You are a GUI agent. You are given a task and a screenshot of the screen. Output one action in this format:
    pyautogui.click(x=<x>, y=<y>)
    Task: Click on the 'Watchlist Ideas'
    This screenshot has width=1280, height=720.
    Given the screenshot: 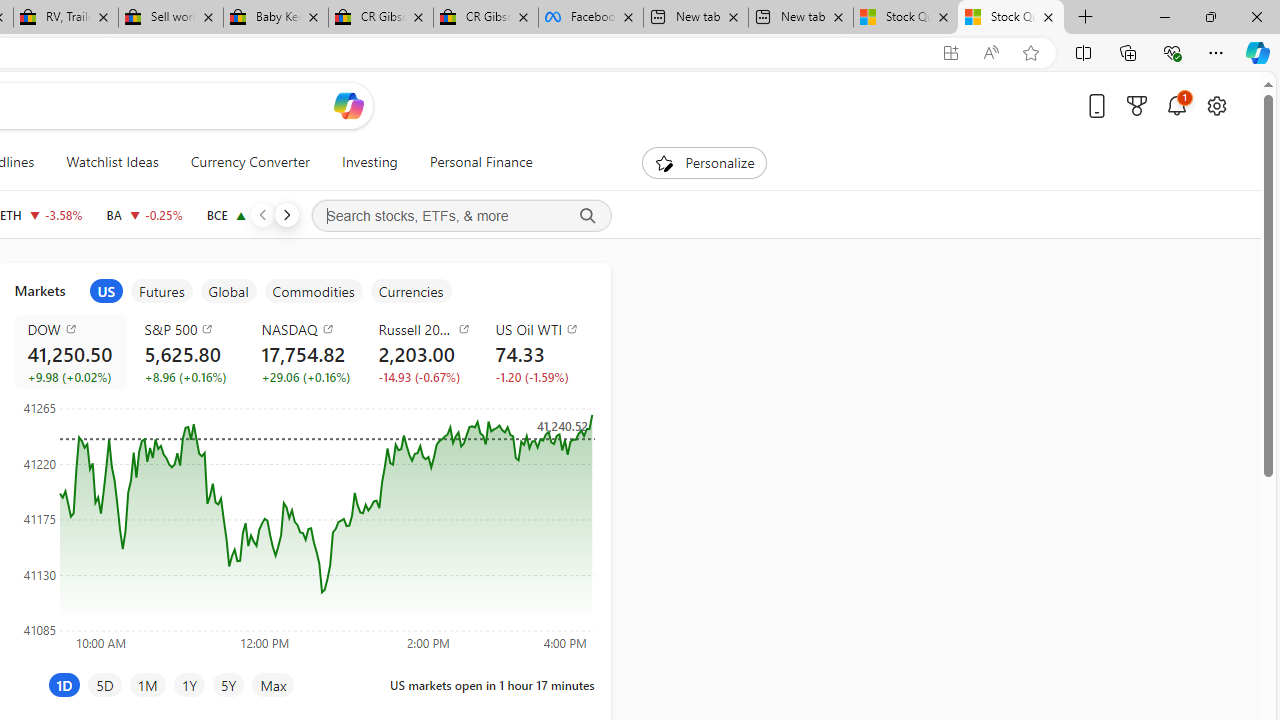 What is the action you would take?
    pyautogui.click(x=111, y=162)
    